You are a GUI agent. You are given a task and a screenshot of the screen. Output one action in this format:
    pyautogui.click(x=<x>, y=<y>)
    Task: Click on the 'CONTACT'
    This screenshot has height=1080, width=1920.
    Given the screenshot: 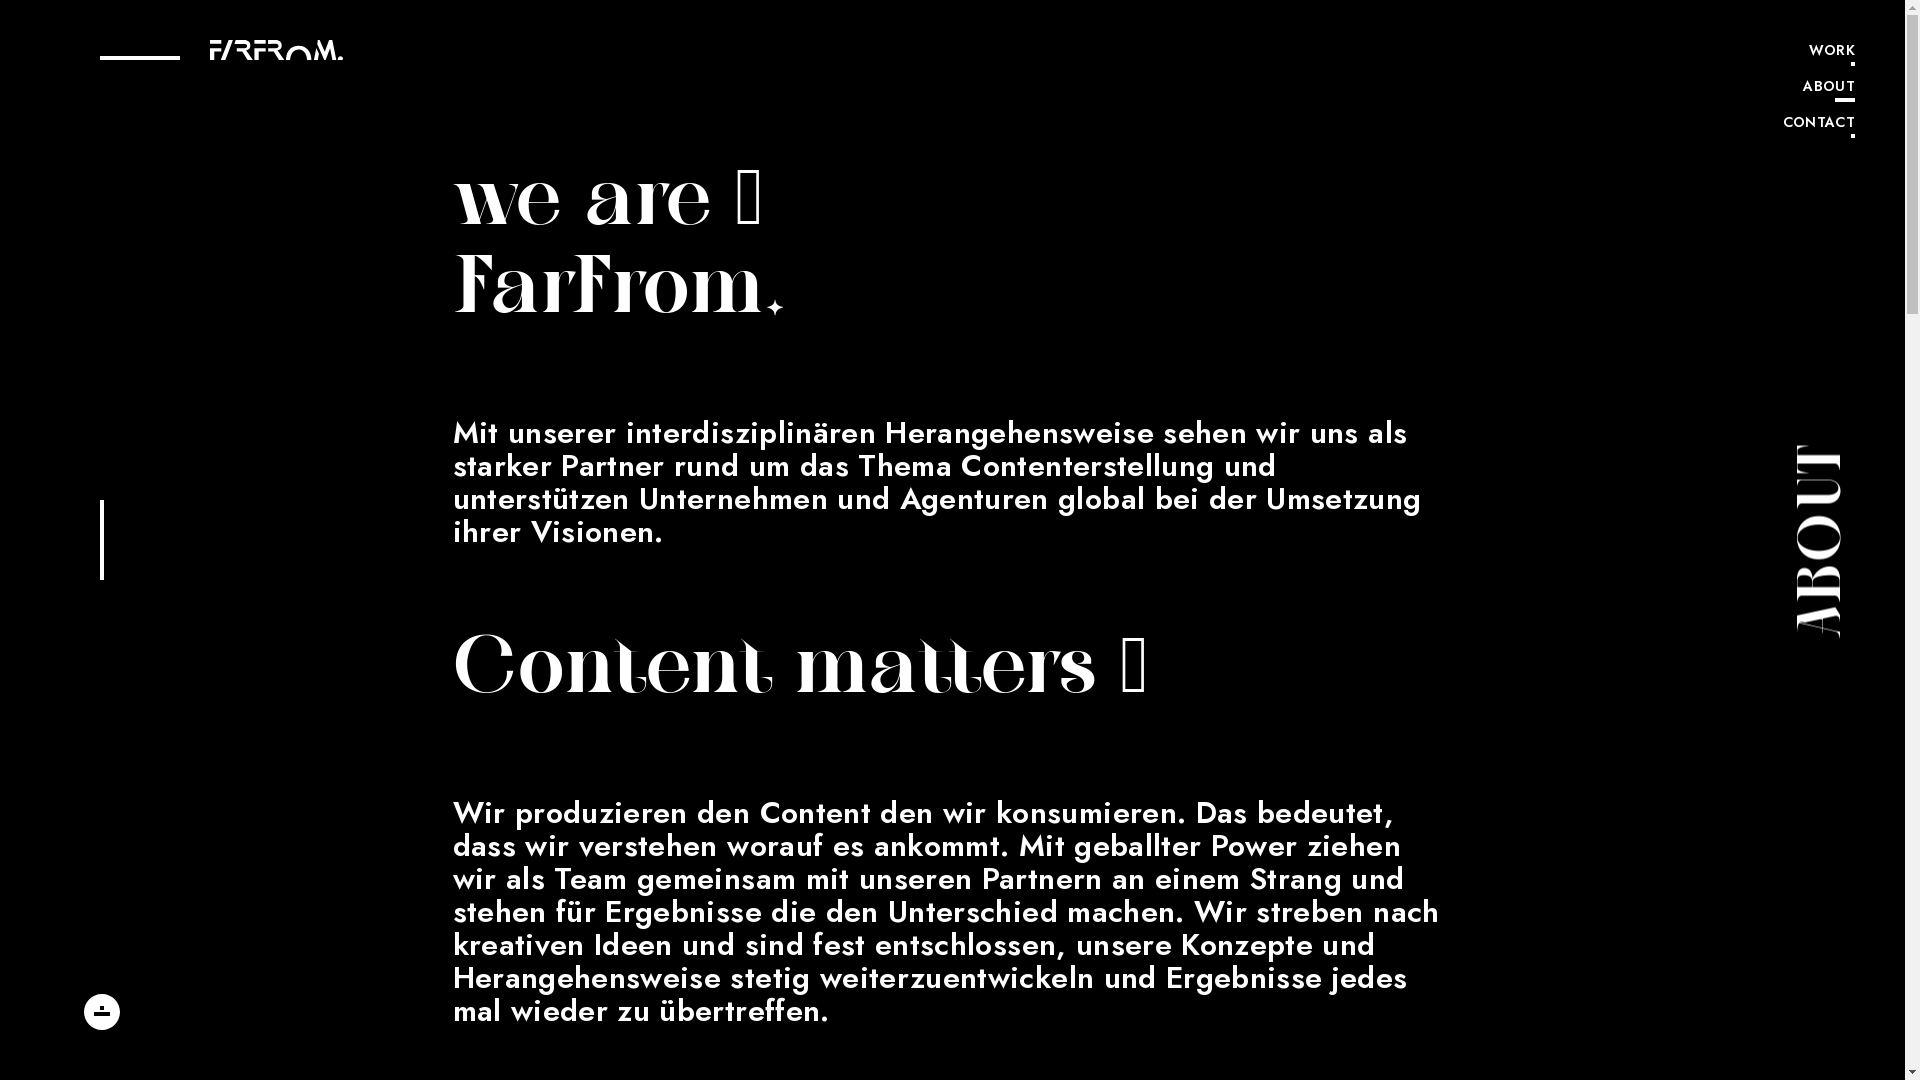 What is the action you would take?
    pyautogui.click(x=1782, y=124)
    